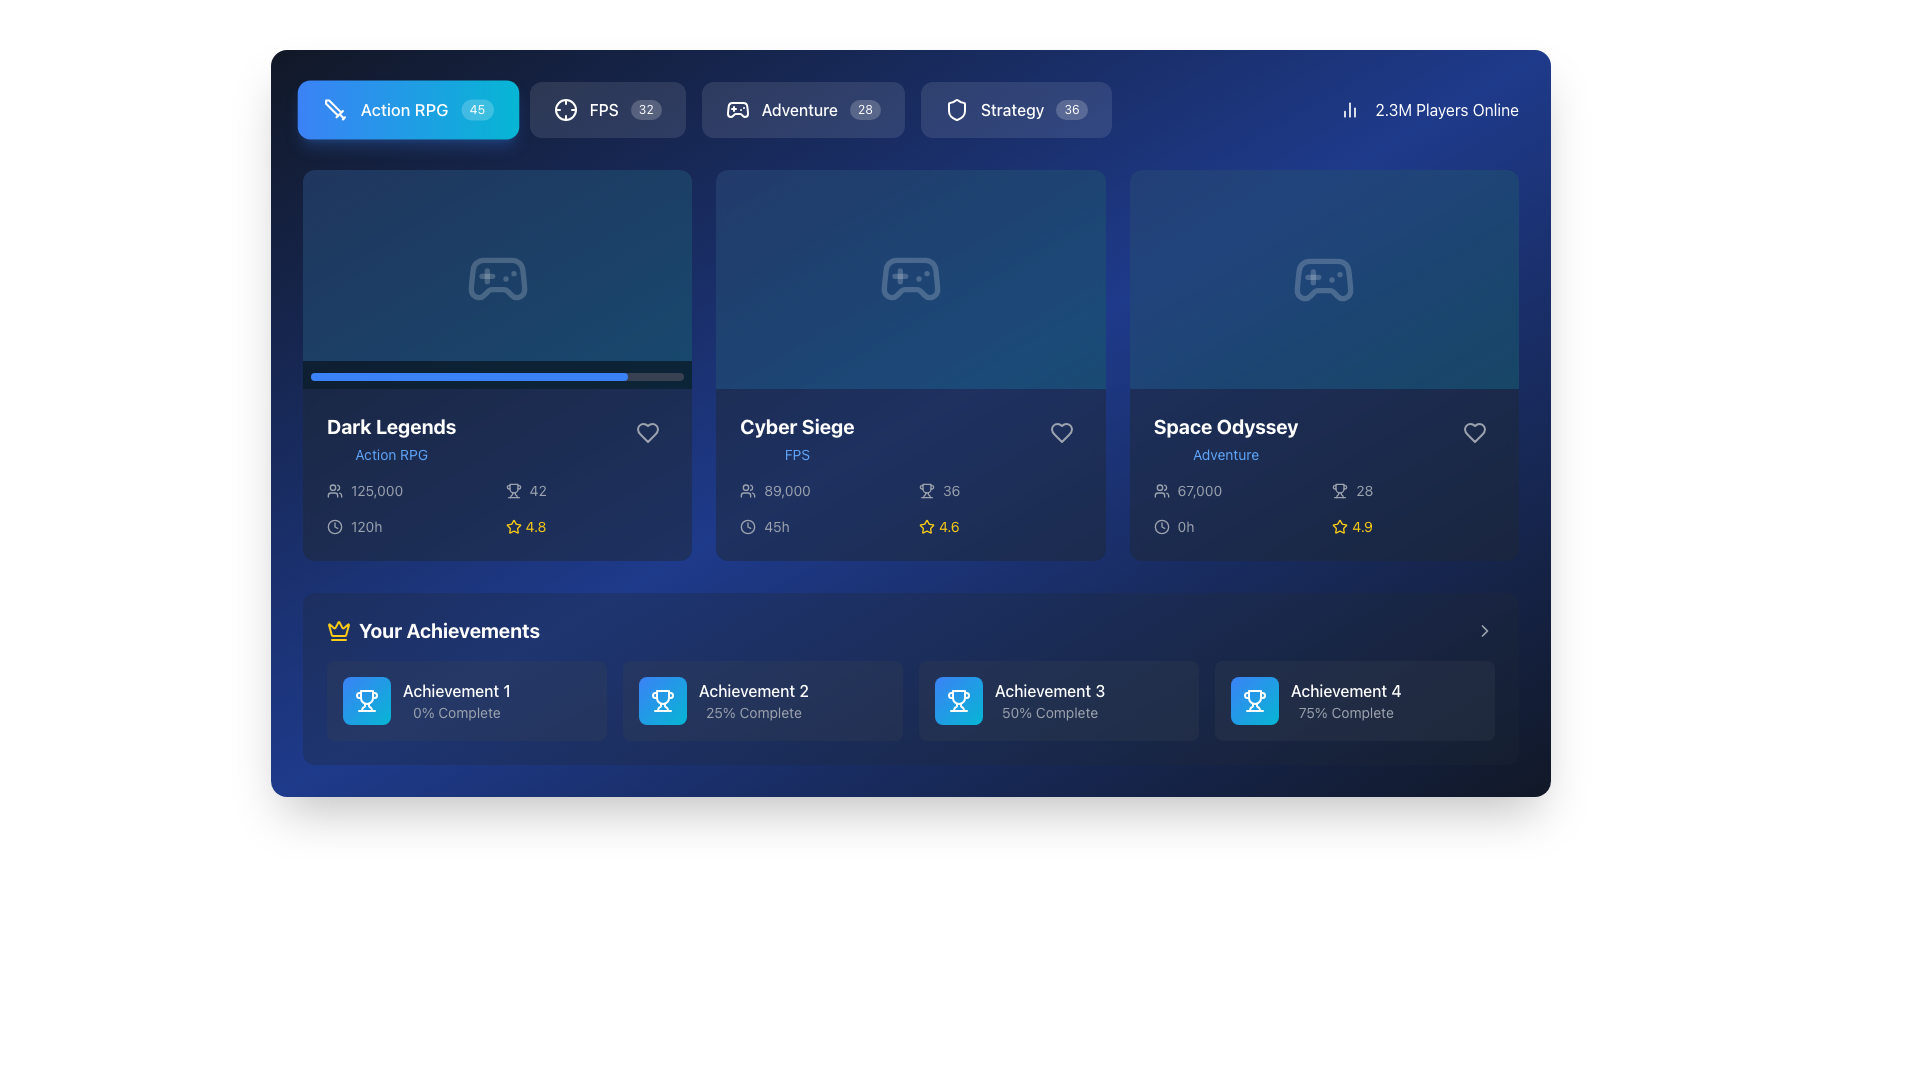 The height and width of the screenshot is (1080, 1920). What do you see at coordinates (455, 700) in the screenshot?
I see `the textual display block showing 'Achievement 1' with the subtitle '0% Complete', located in the 'Your Achievements' section` at bounding box center [455, 700].